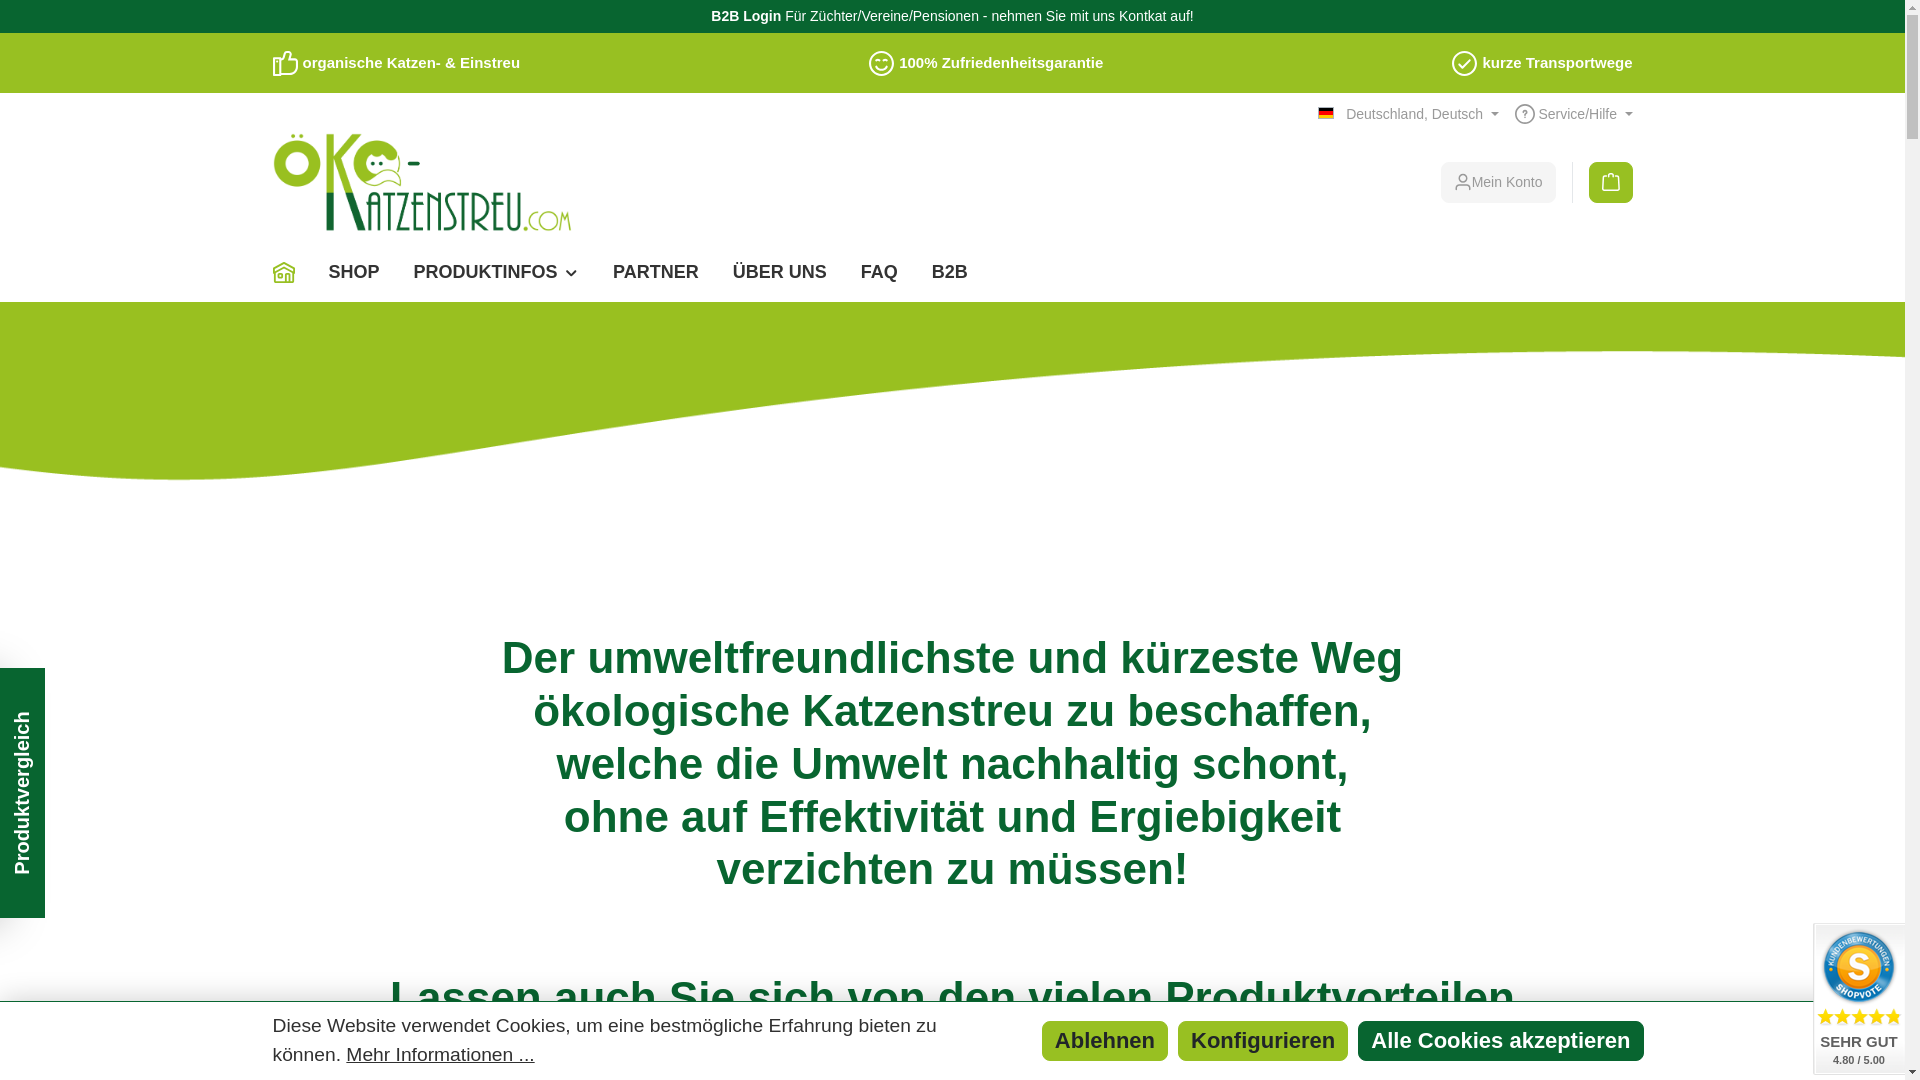 This screenshot has height=1080, width=1920. I want to click on 'Warenkorb', so click(1611, 182).